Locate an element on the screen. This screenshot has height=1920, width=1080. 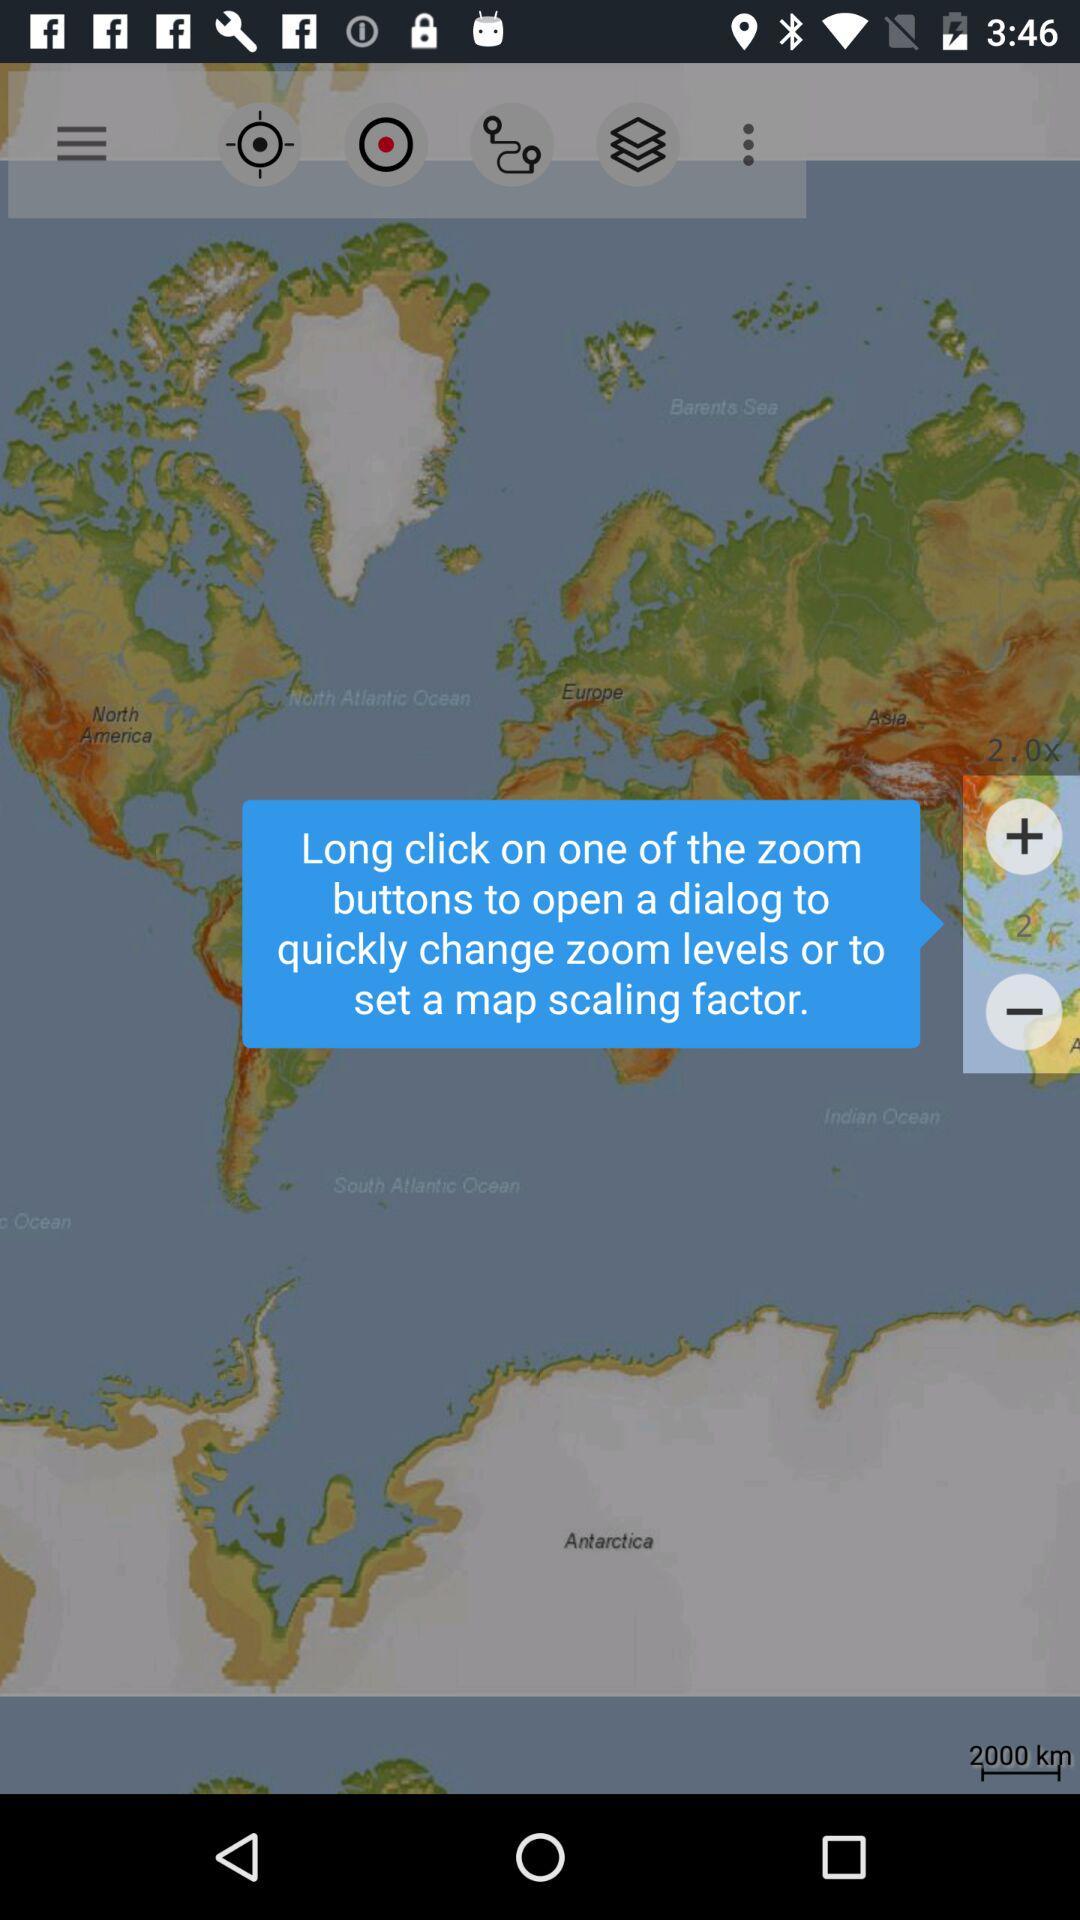
the icon at the top right corner is located at coordinates (753, 143).